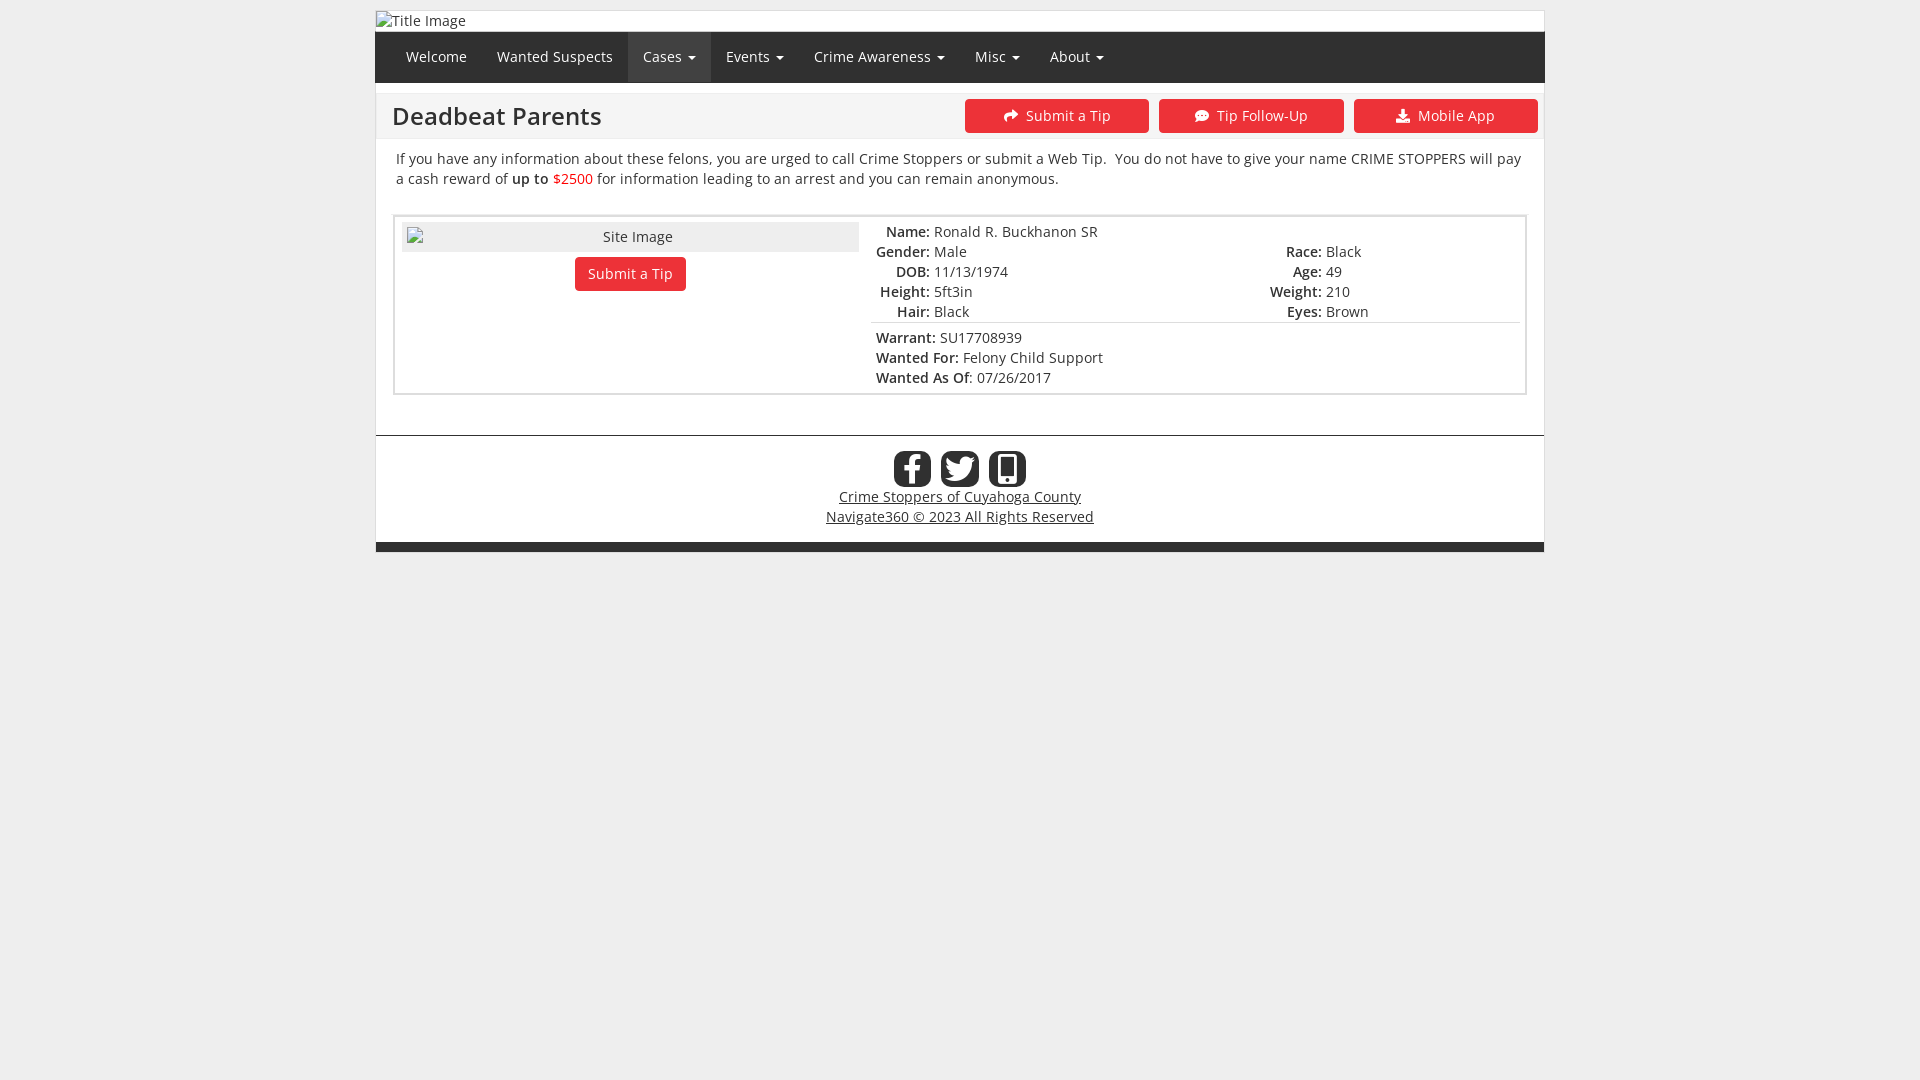  What do you see at coordinates (997, 56) in the screenshot?
I see `'Misc'` at bounding box center [997, 56].